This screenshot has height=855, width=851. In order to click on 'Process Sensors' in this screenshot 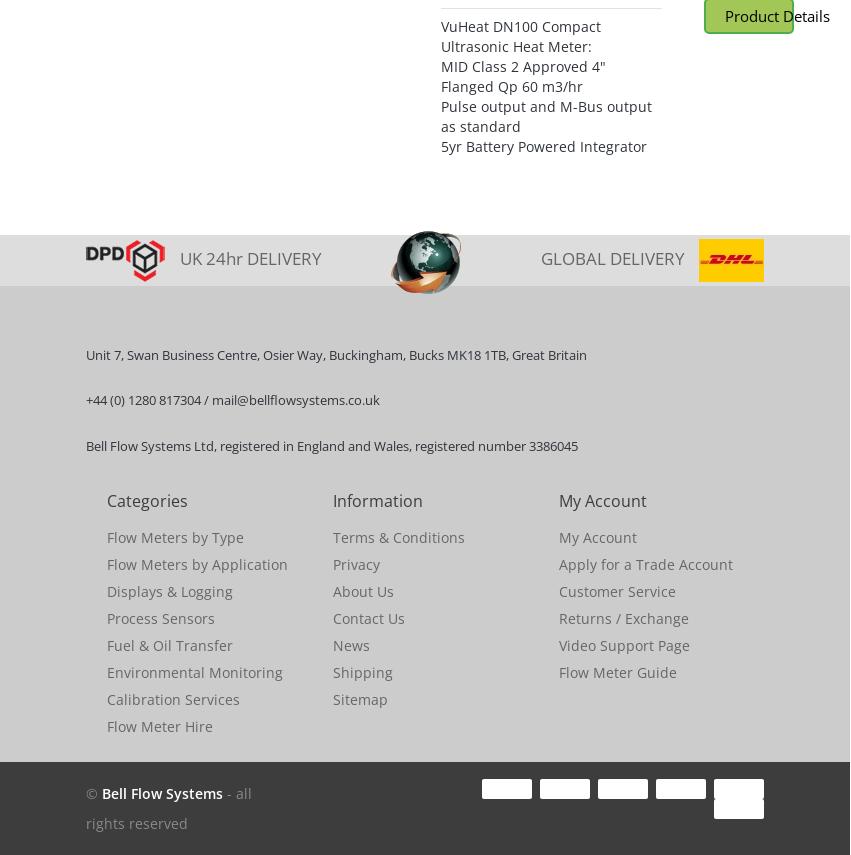, I will do `click(160, 618)`.